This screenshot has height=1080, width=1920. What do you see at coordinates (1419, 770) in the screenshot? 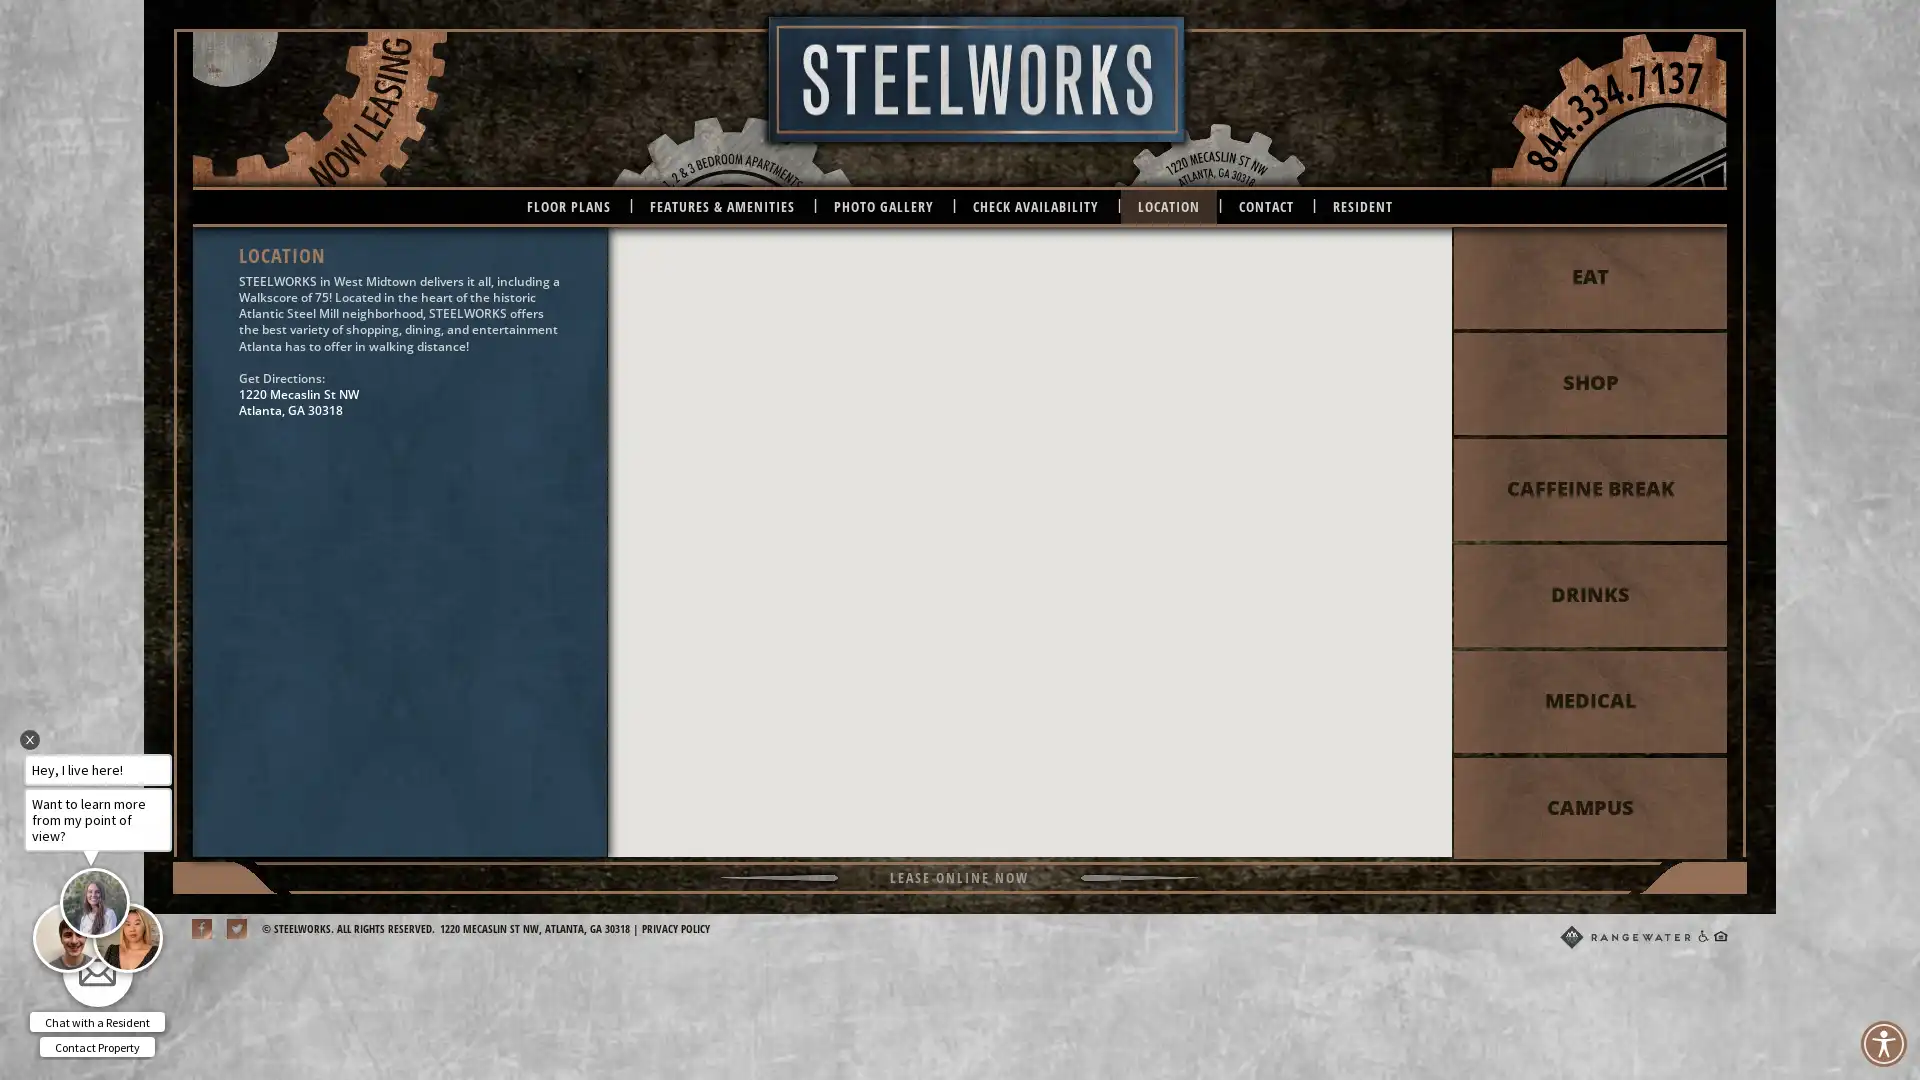
I see `Zoom in` at bounding box center [1419, 770].